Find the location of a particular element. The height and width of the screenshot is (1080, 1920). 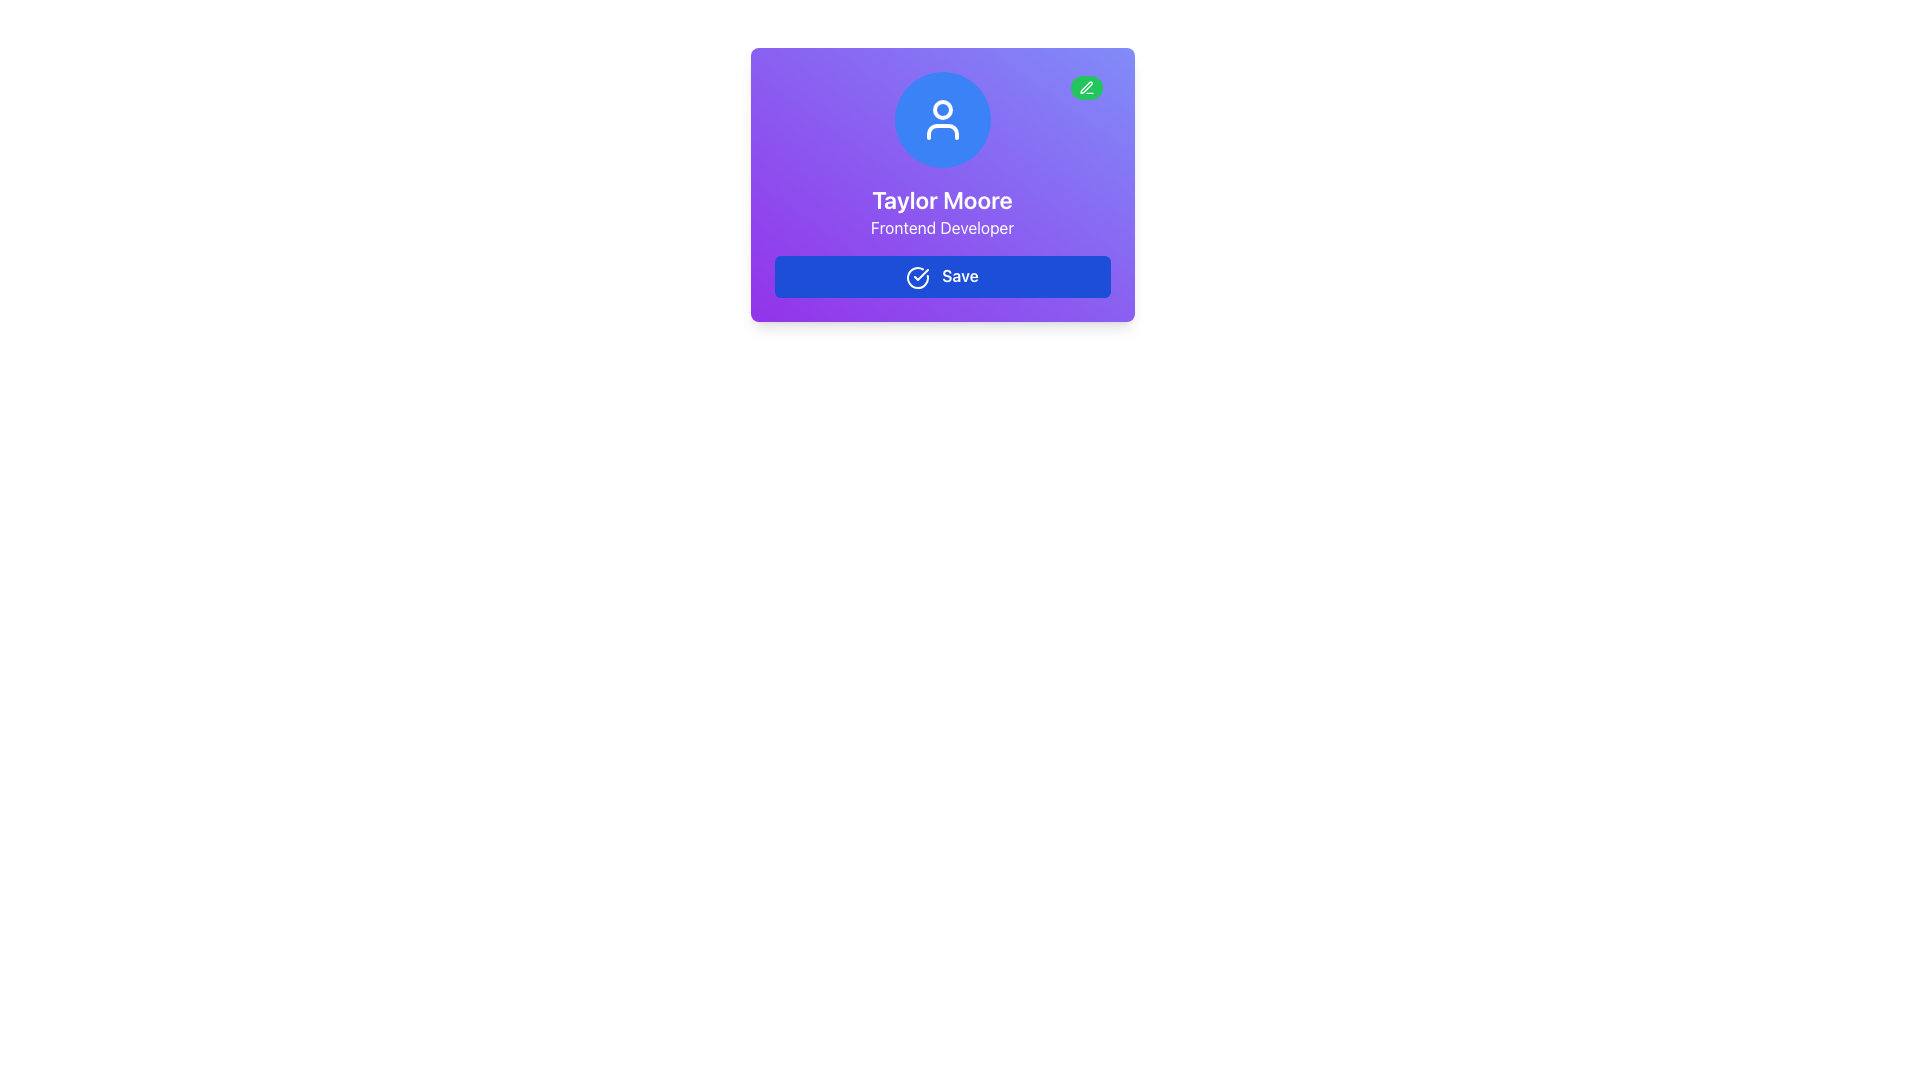

the minimalistic green pen icon located in the top right corner of the user profile card to initiate edit functionality is located at coordinates (1085, 87).